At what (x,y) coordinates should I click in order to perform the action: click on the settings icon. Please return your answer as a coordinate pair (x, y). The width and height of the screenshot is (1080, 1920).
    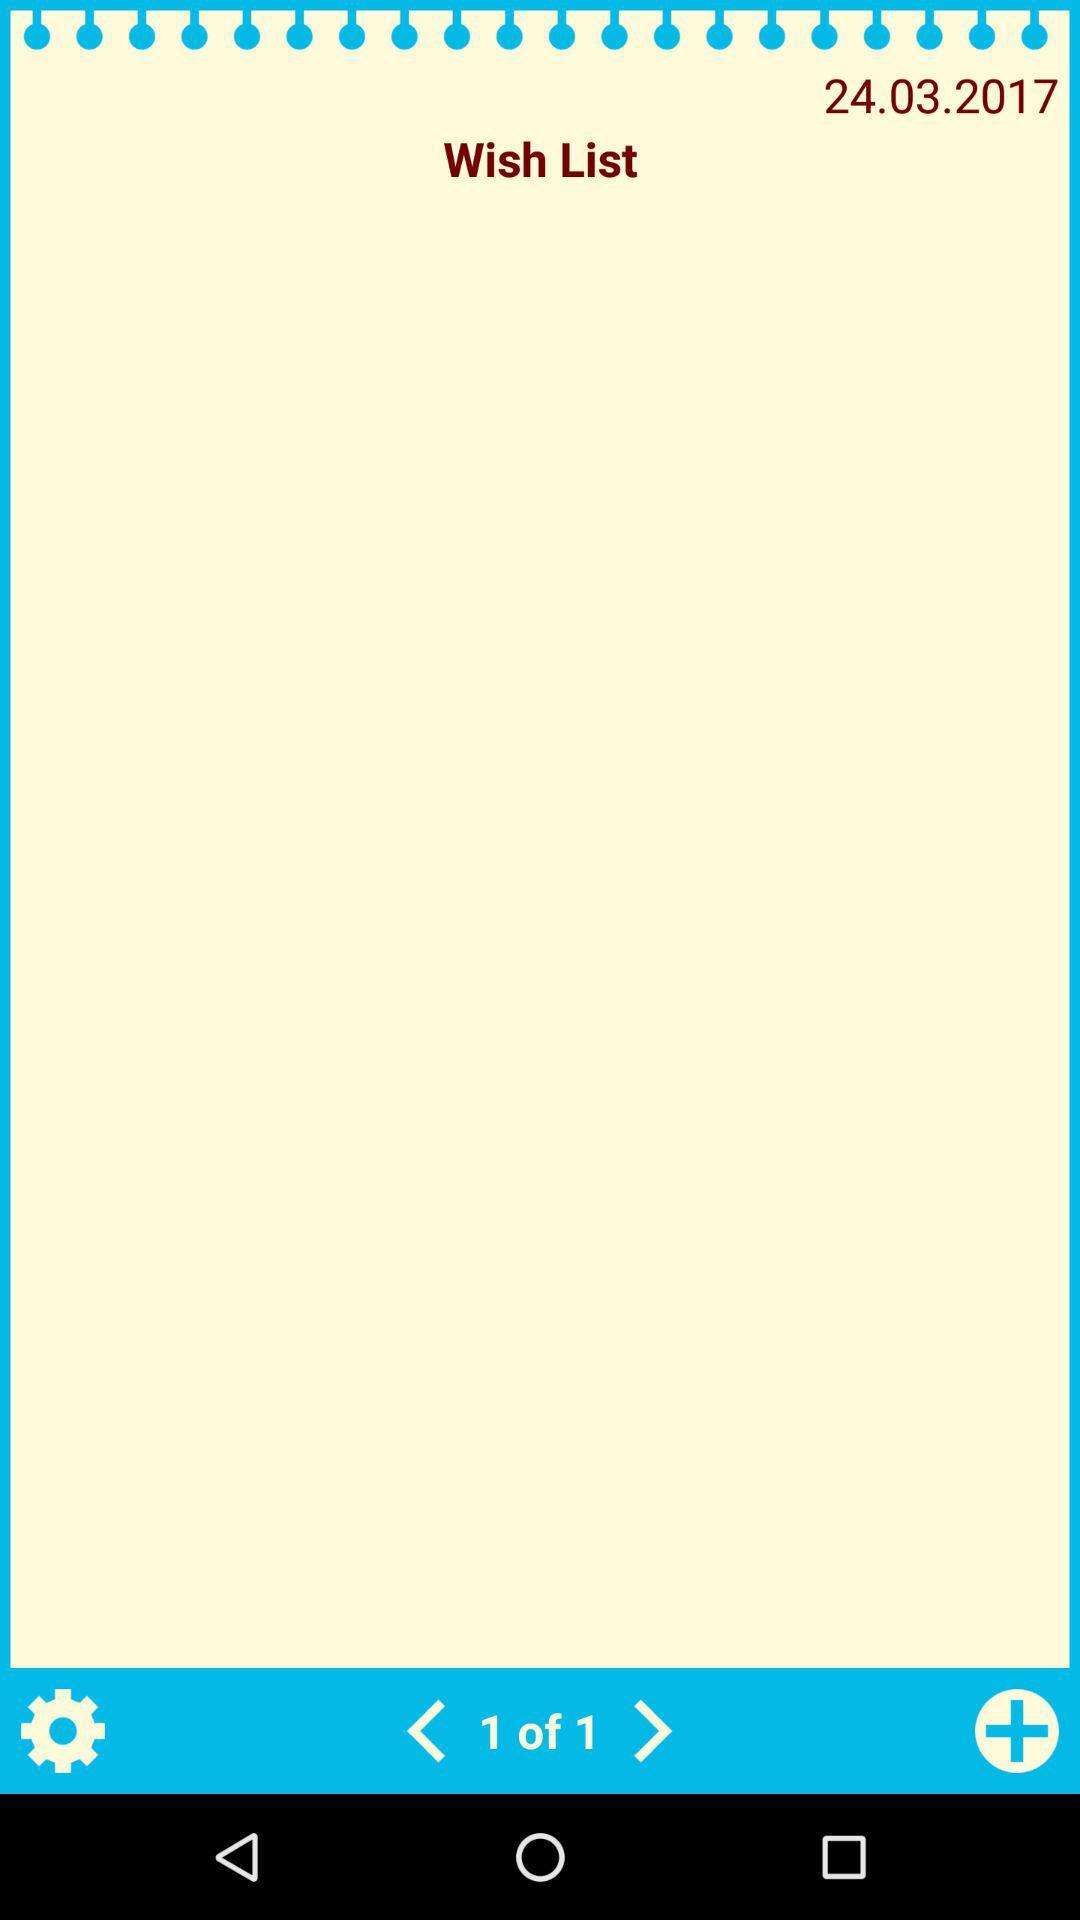
    Looking at the image, I should click on (61, 1851).